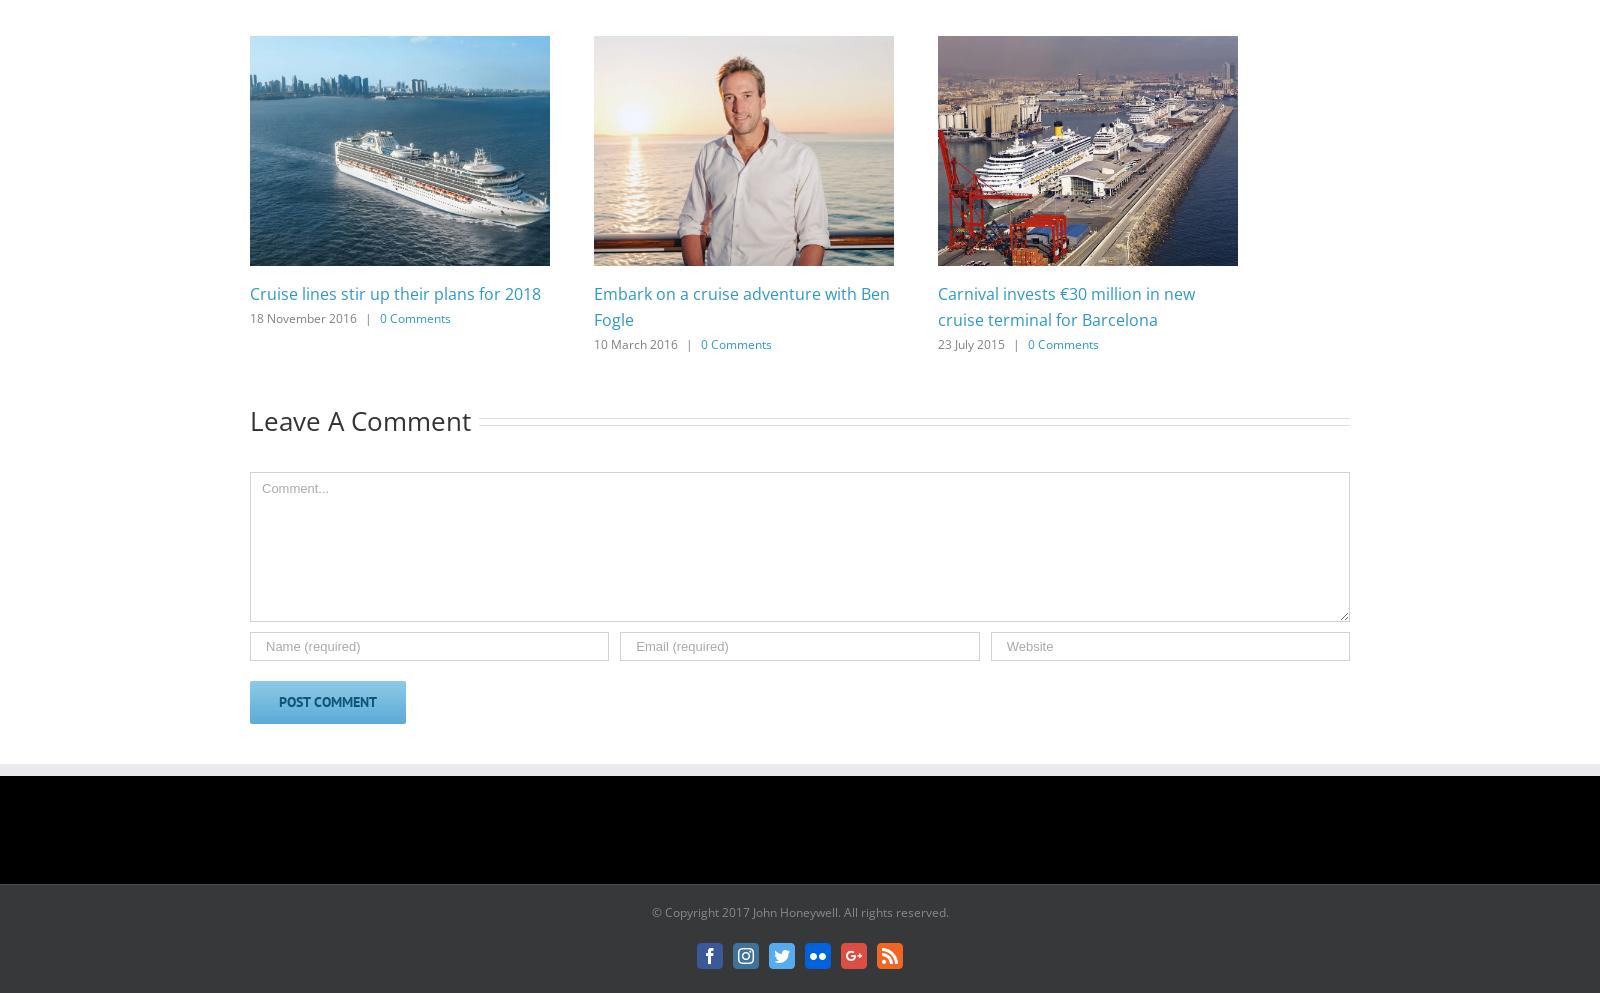  What do you see at coordinates (303, 316) in the screenshot?
I see `'18 November 2016'` at bounding box center [303, 316].